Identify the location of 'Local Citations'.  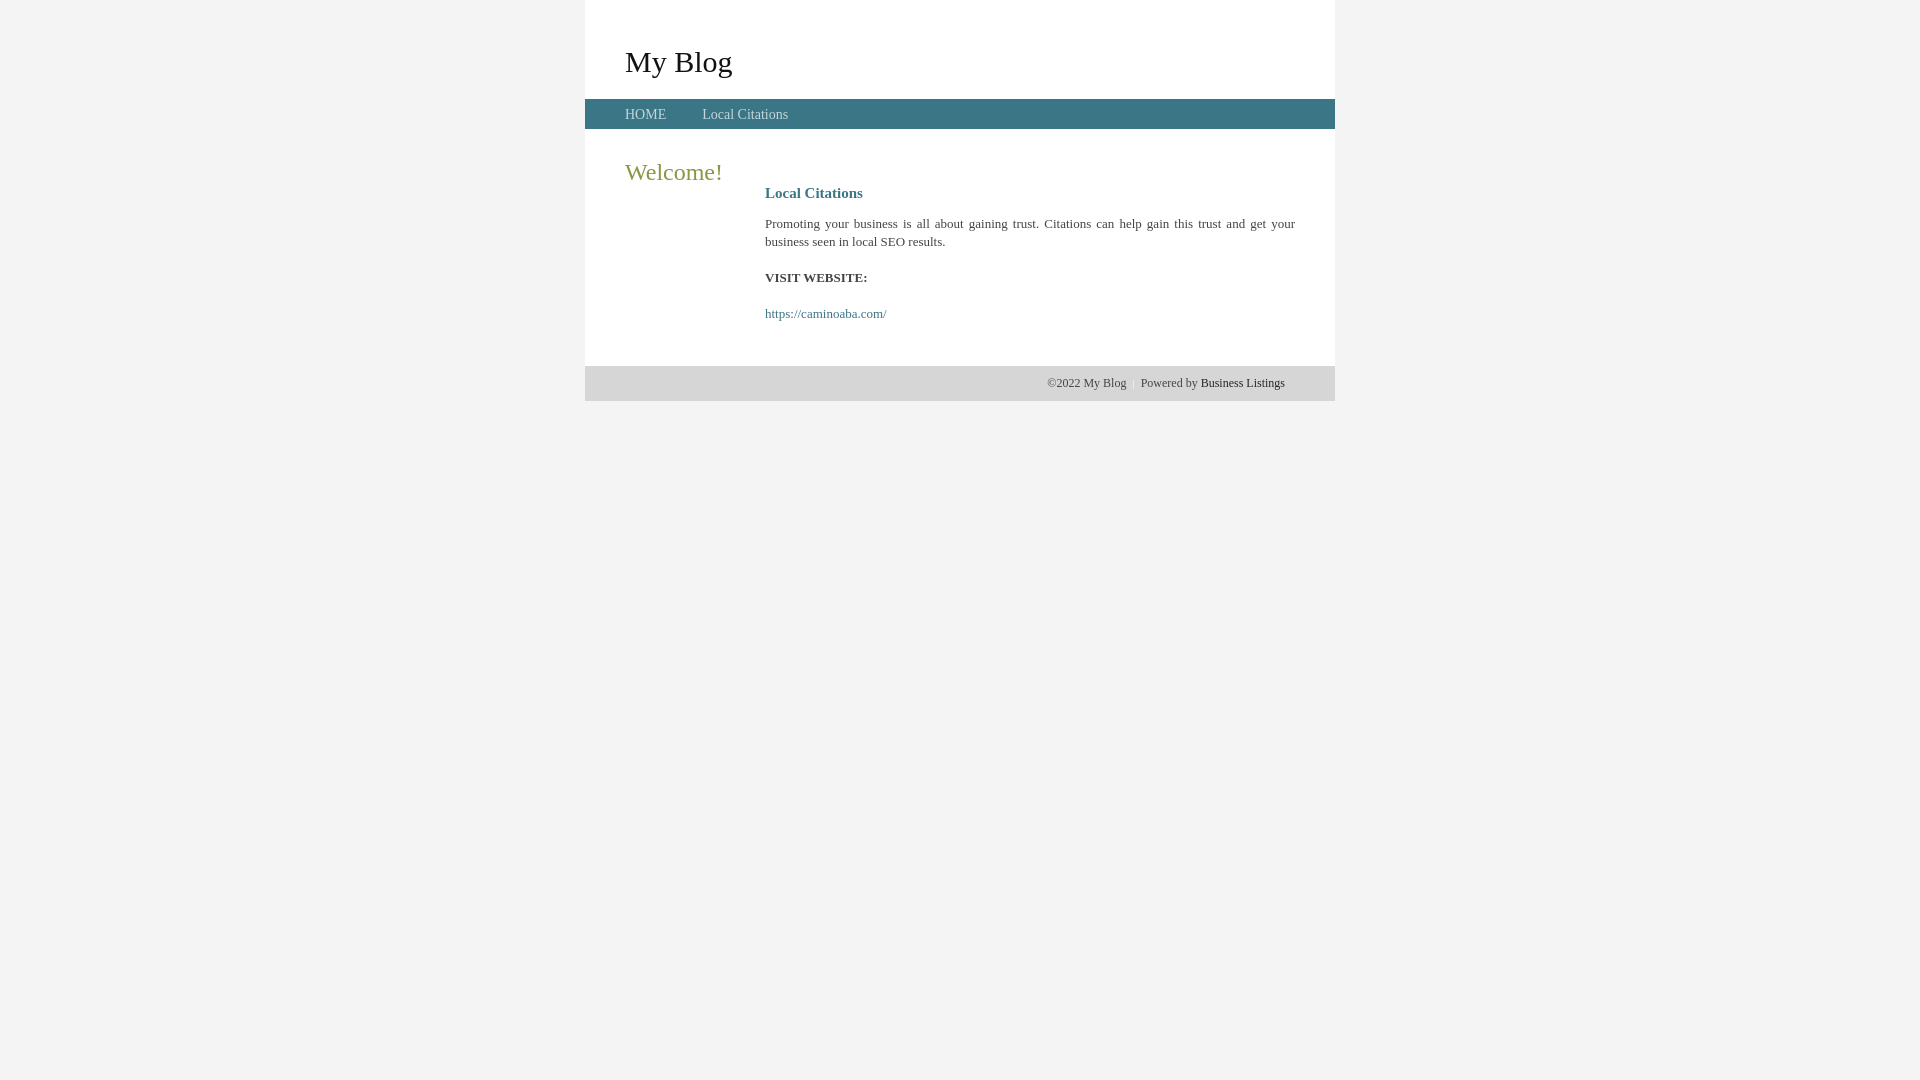
(743, 114).